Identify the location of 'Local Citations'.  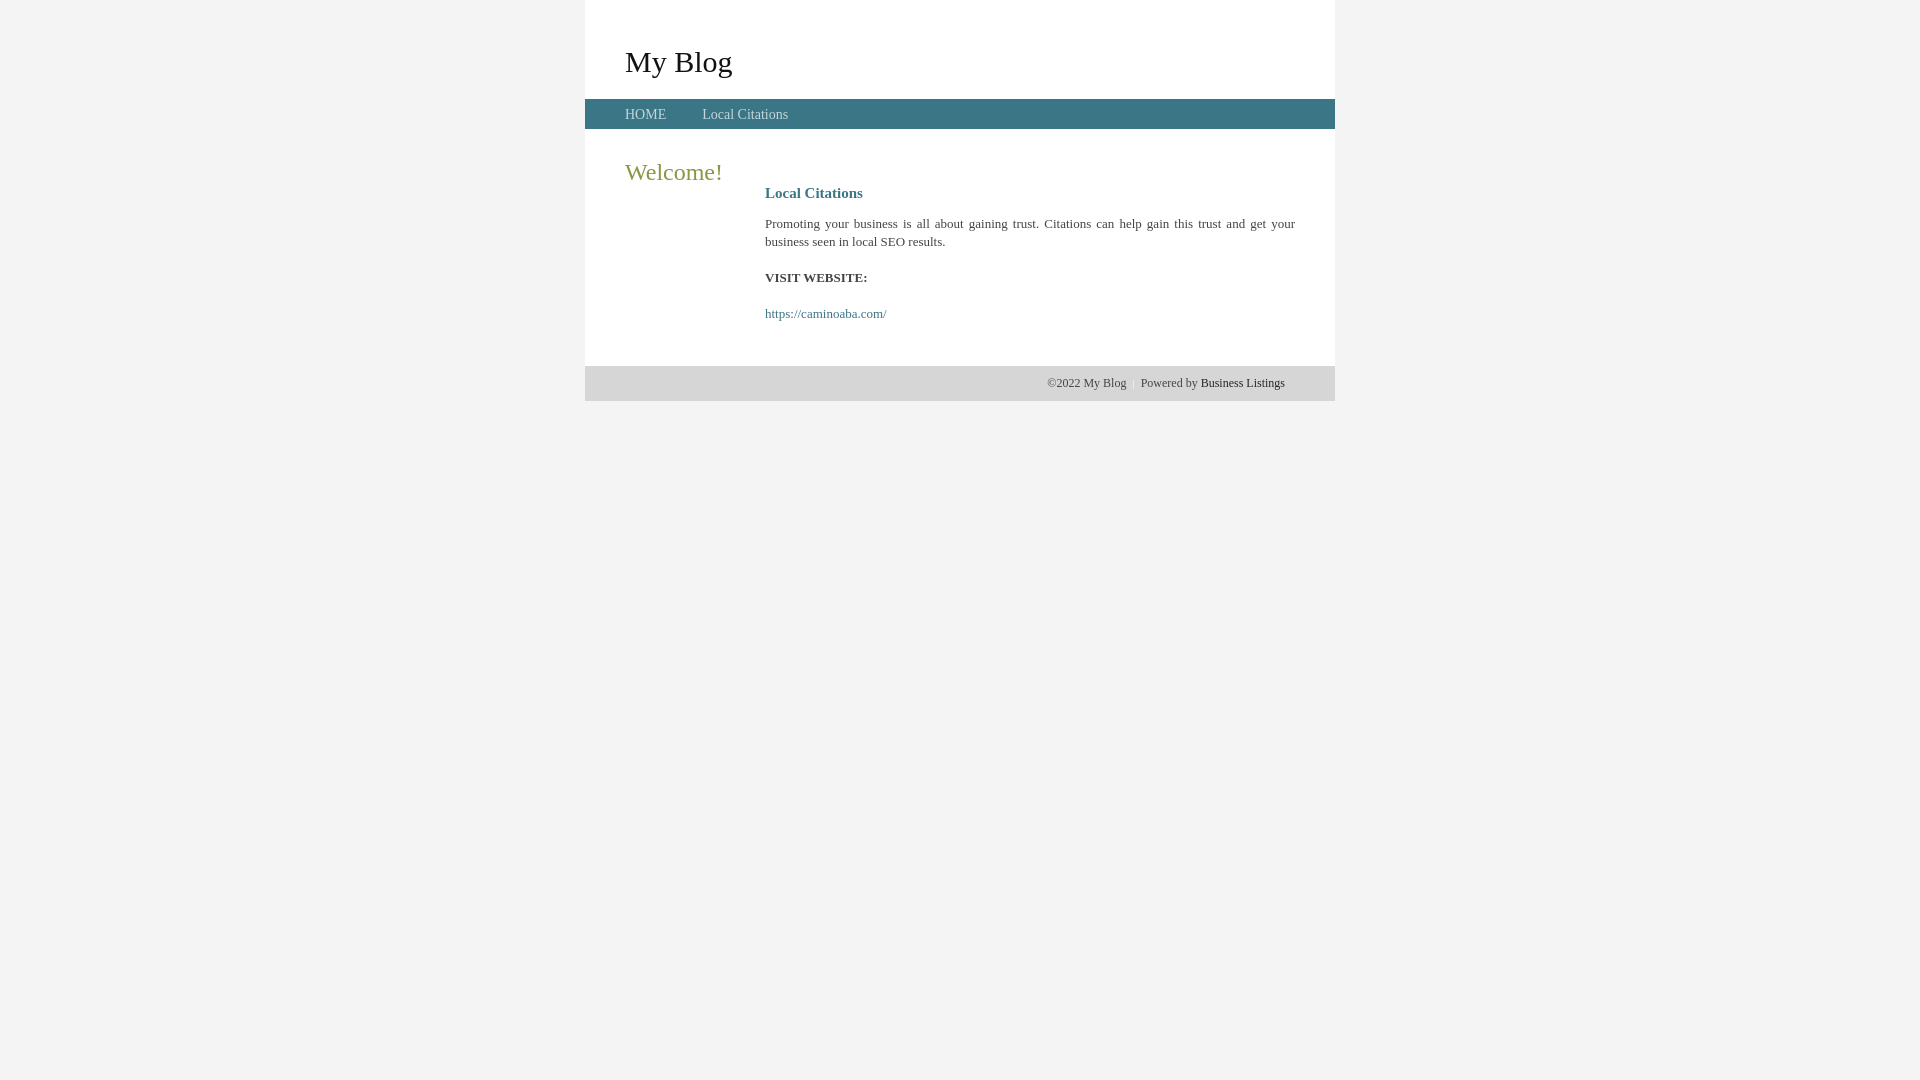
(743, 114).